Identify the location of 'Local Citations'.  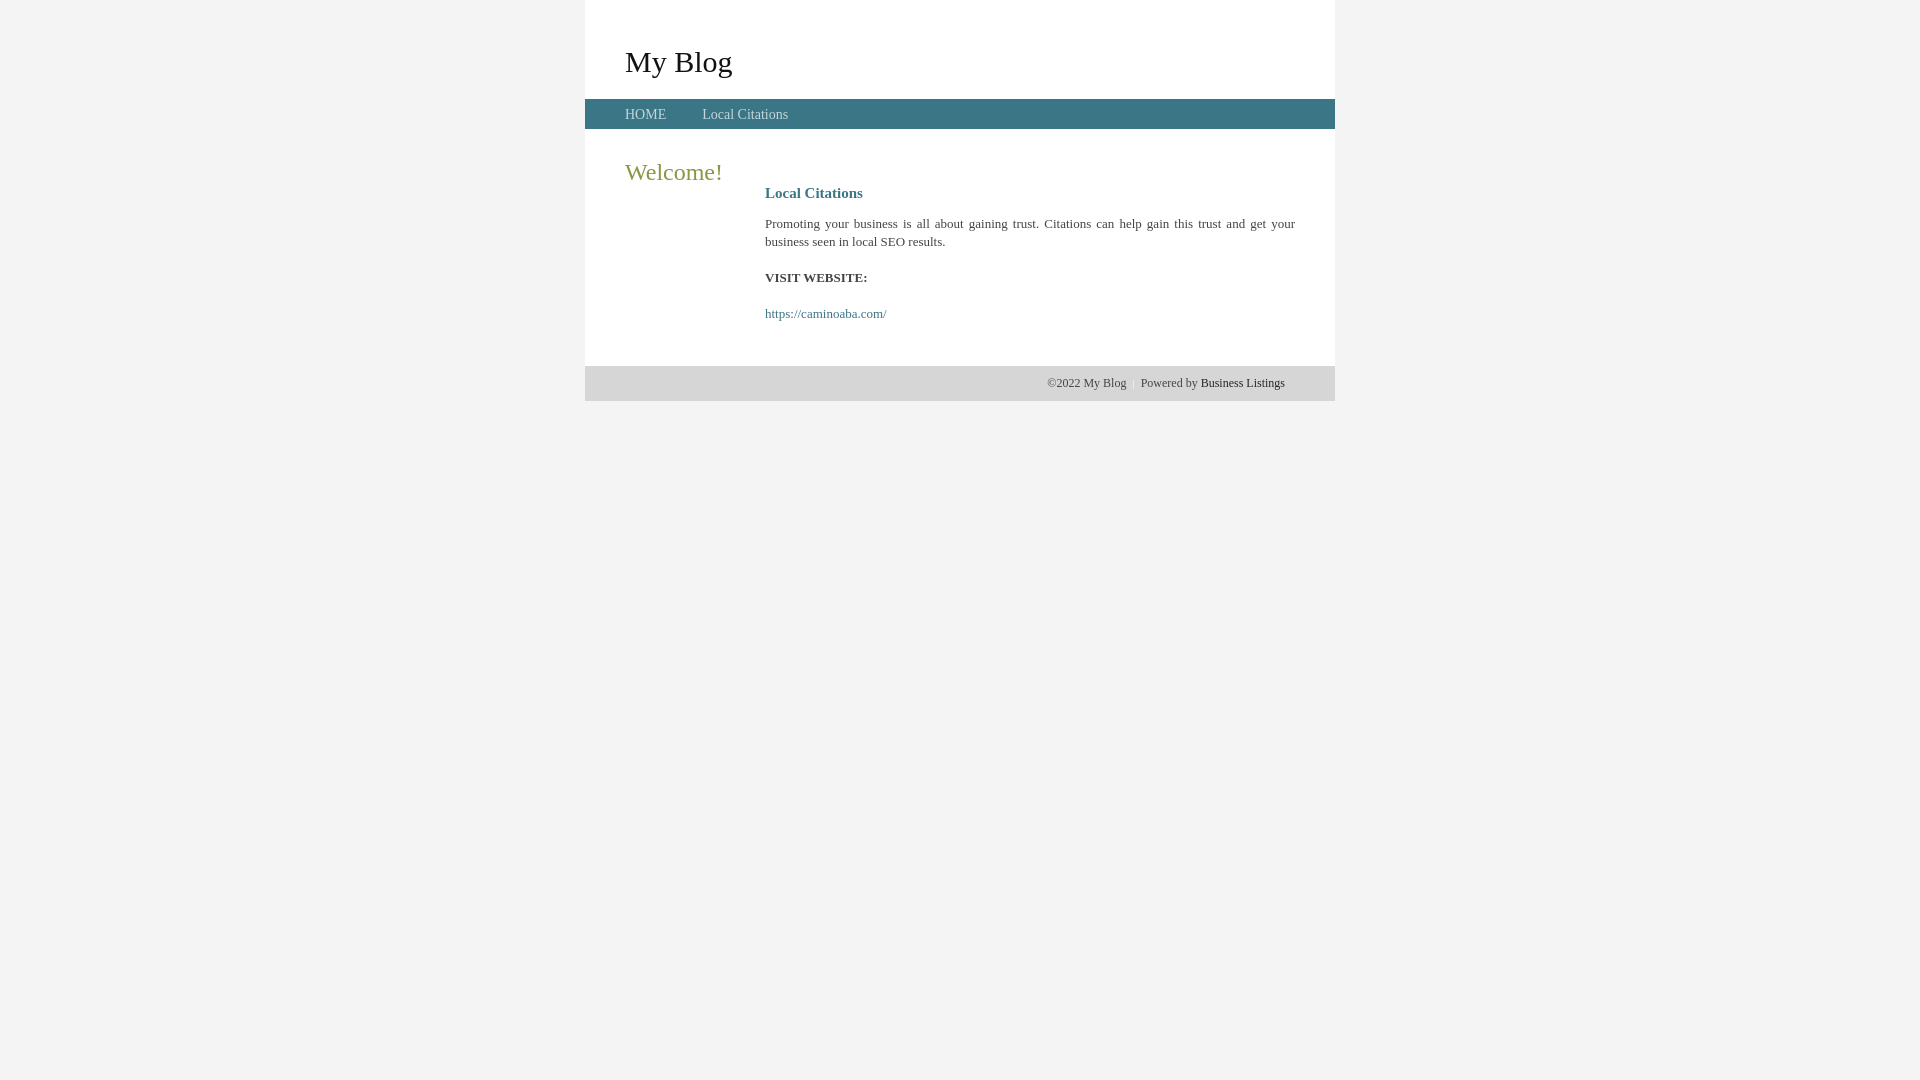
(743, 114).